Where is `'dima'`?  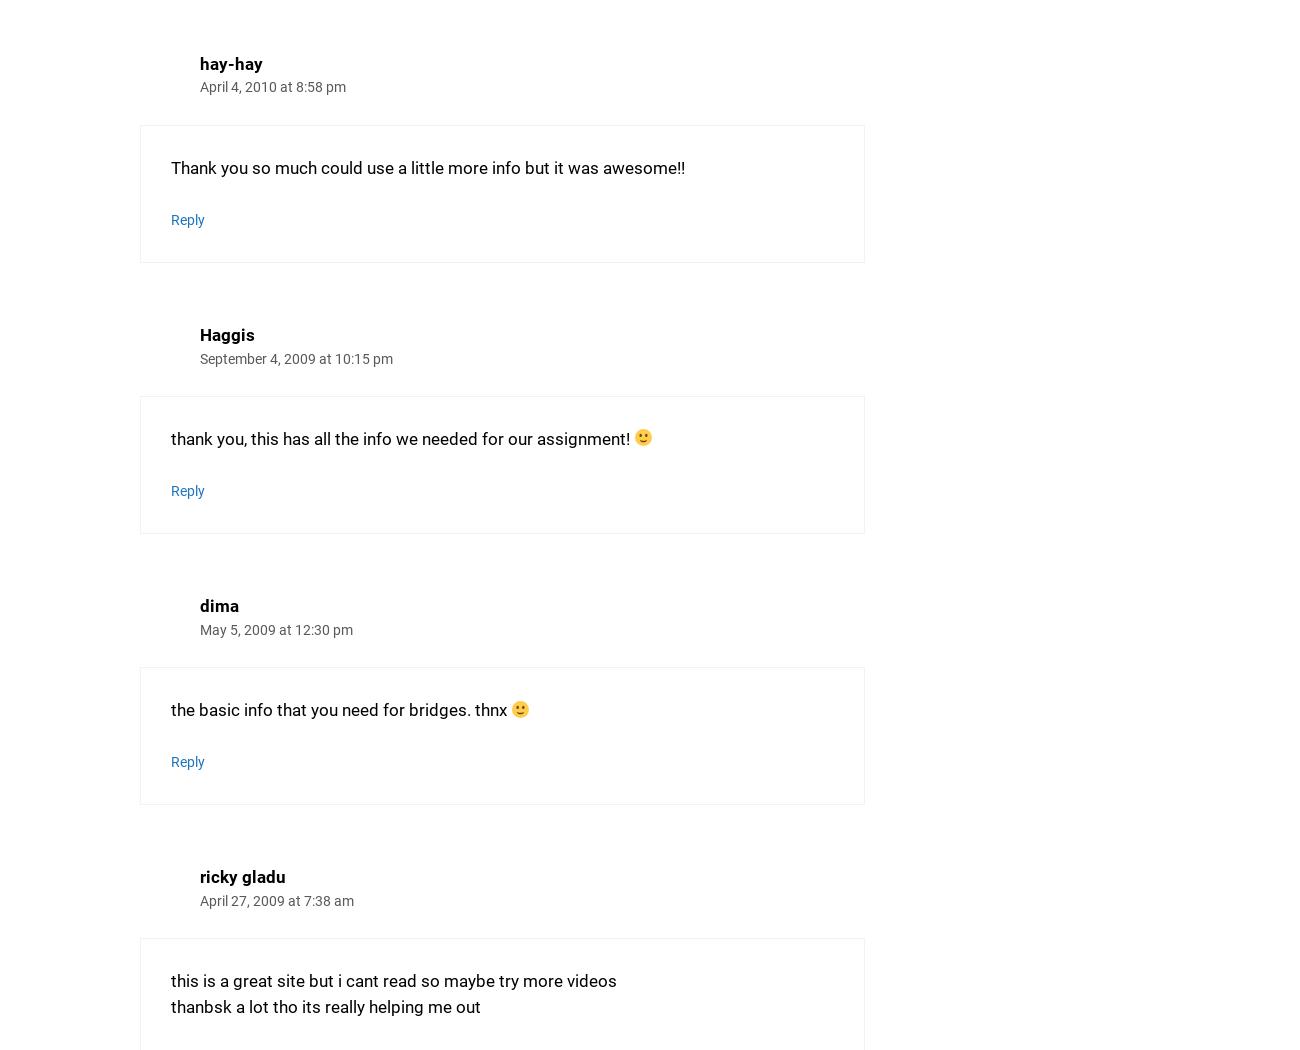
'dima' is located at coordinates (218, 605).